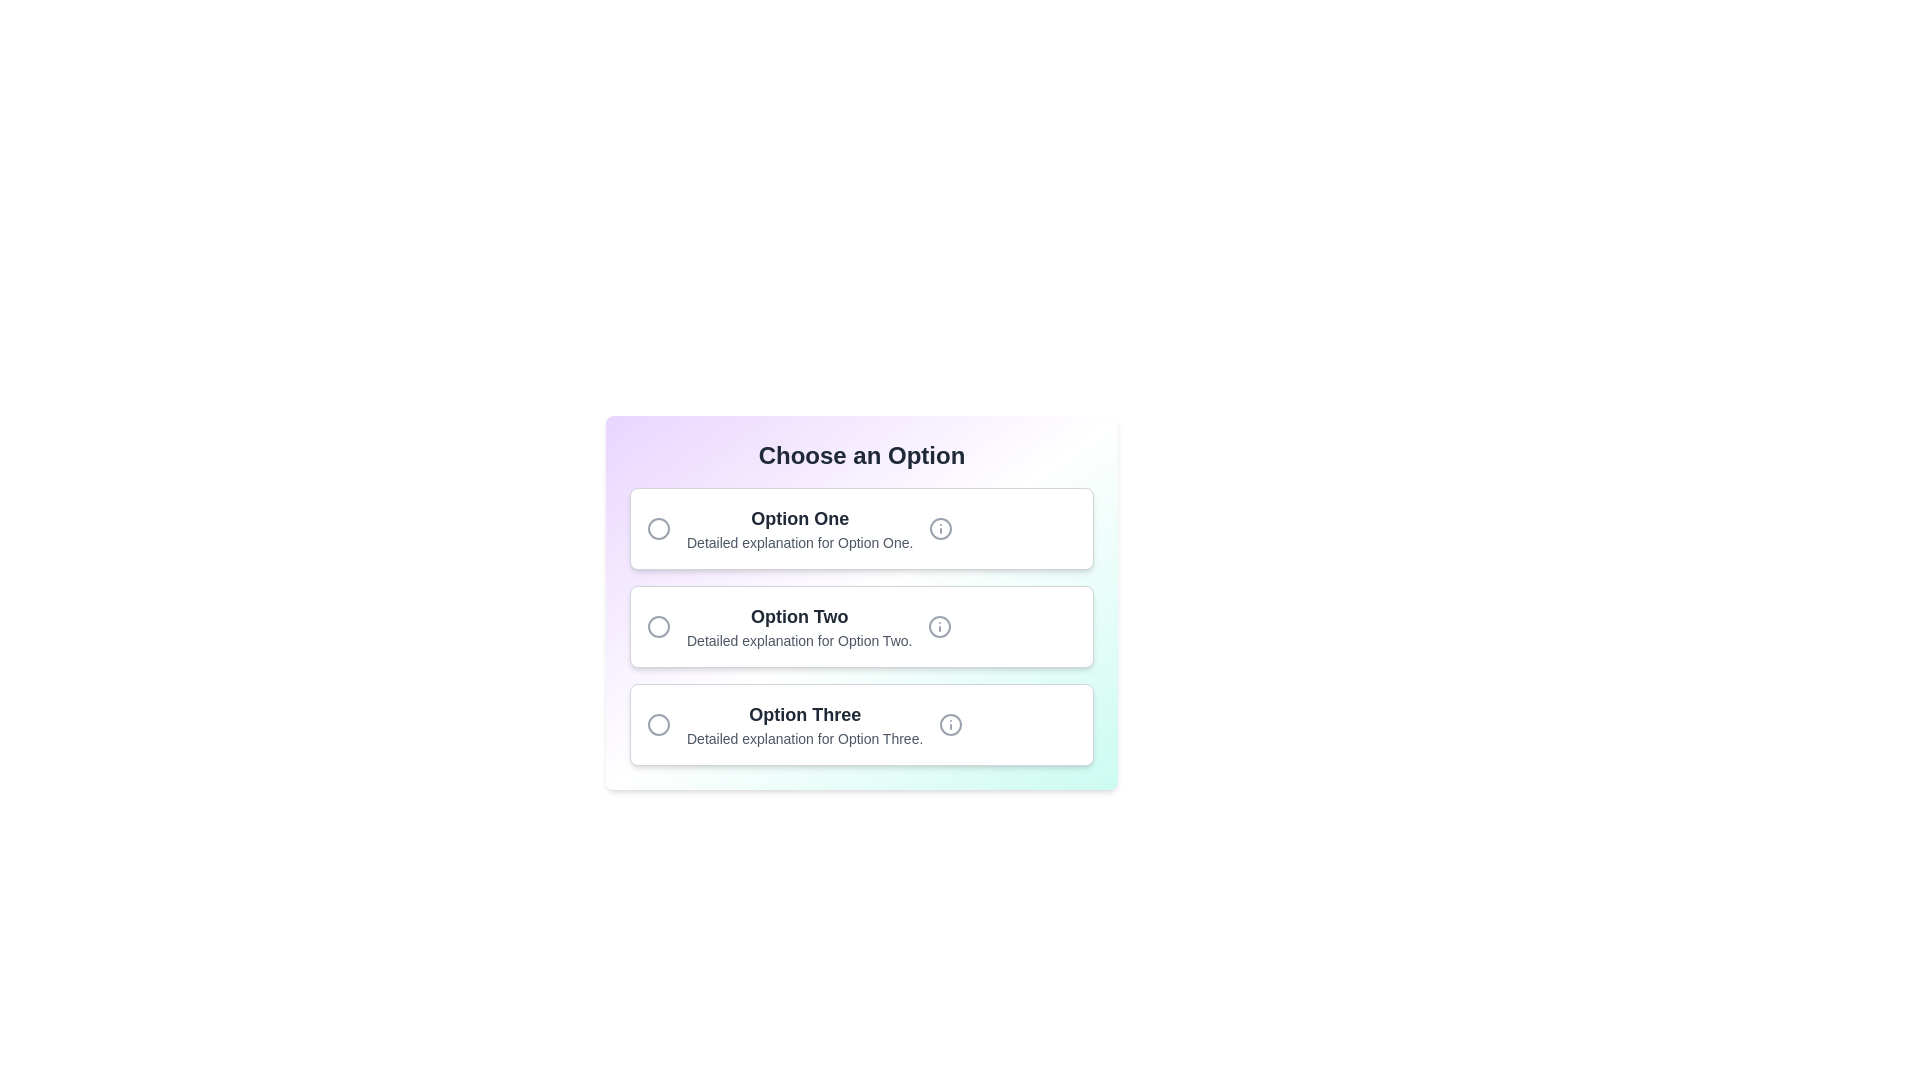 The width and height of the screenshot is (1920, 1080). Describe the element at coordinates (800, 527) in the screenshot. I see `the 'Option One' label, which is the first option in a vertically stacked list` at that location.